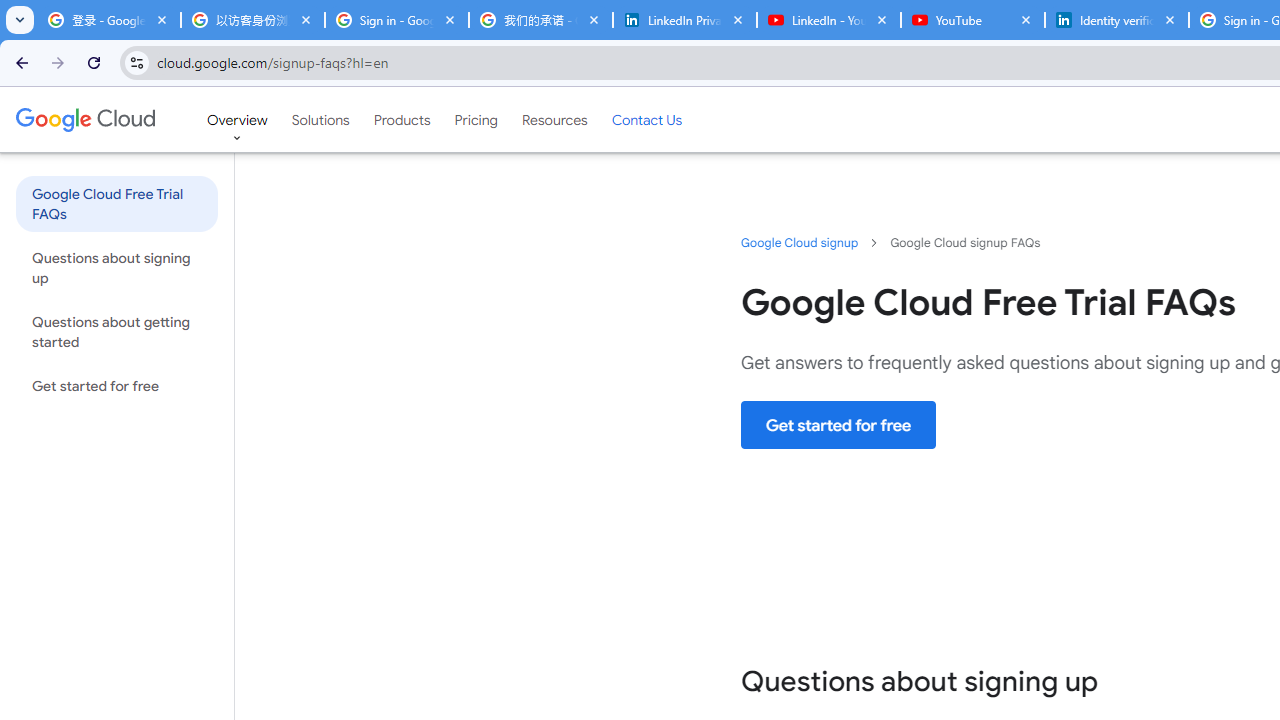  I want to click on 'Questions about signing up', so click(115, 266).